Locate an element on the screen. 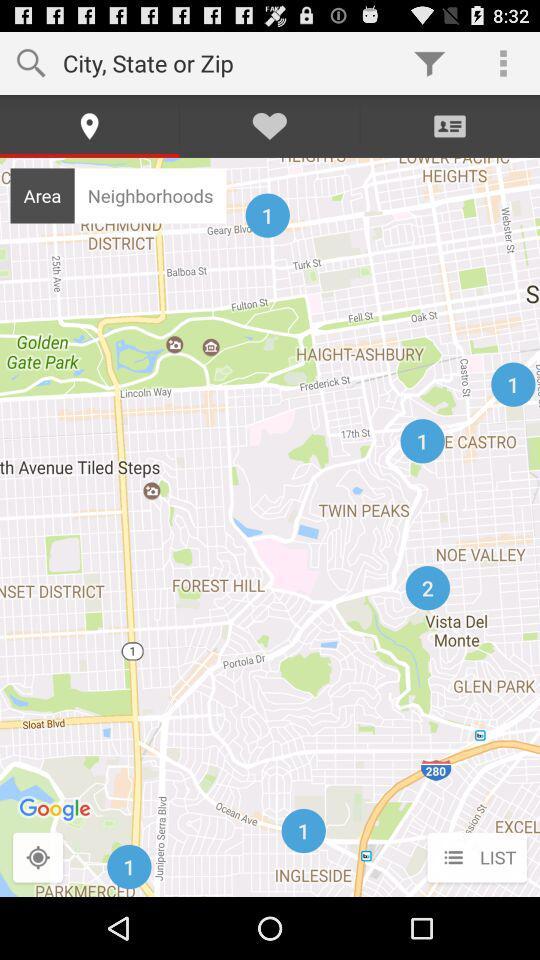  list icon is located at coordinates (476, 857).